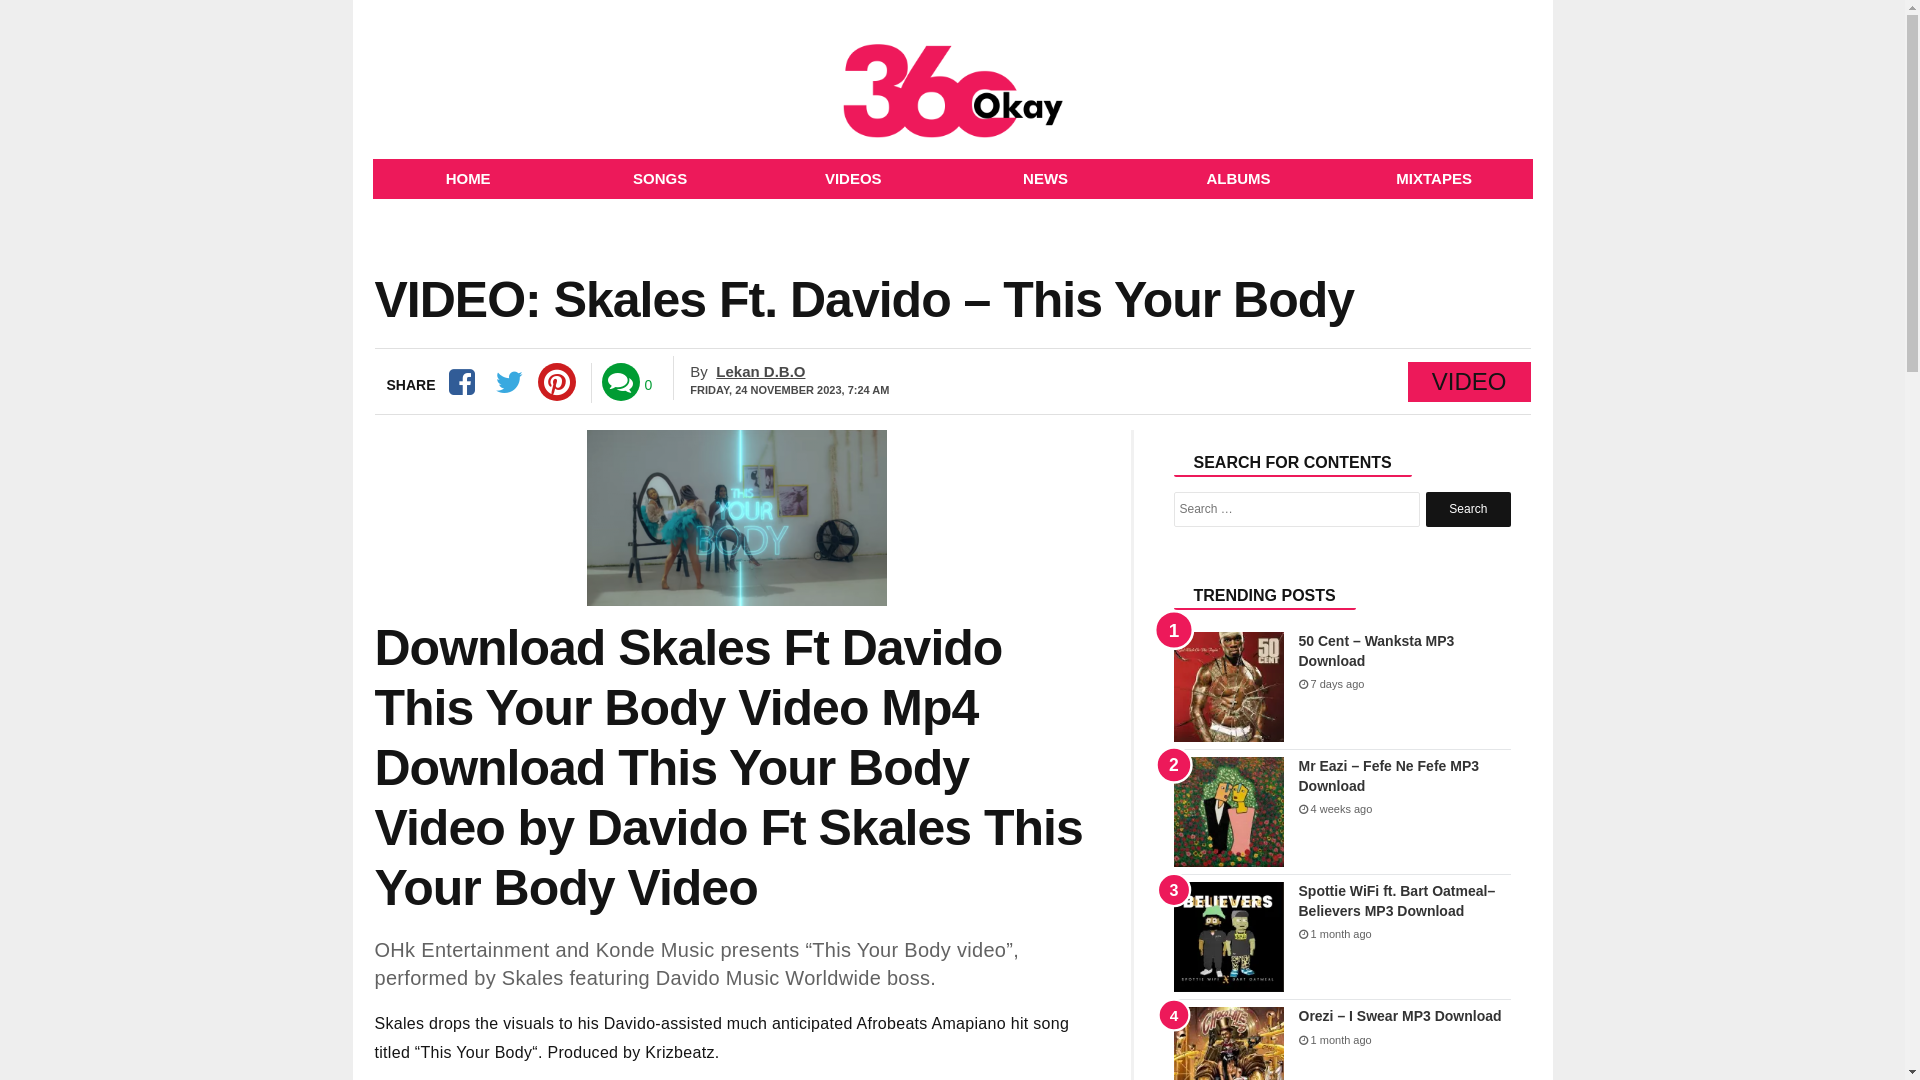  I want to click on 'HOME', so click(466, 177).